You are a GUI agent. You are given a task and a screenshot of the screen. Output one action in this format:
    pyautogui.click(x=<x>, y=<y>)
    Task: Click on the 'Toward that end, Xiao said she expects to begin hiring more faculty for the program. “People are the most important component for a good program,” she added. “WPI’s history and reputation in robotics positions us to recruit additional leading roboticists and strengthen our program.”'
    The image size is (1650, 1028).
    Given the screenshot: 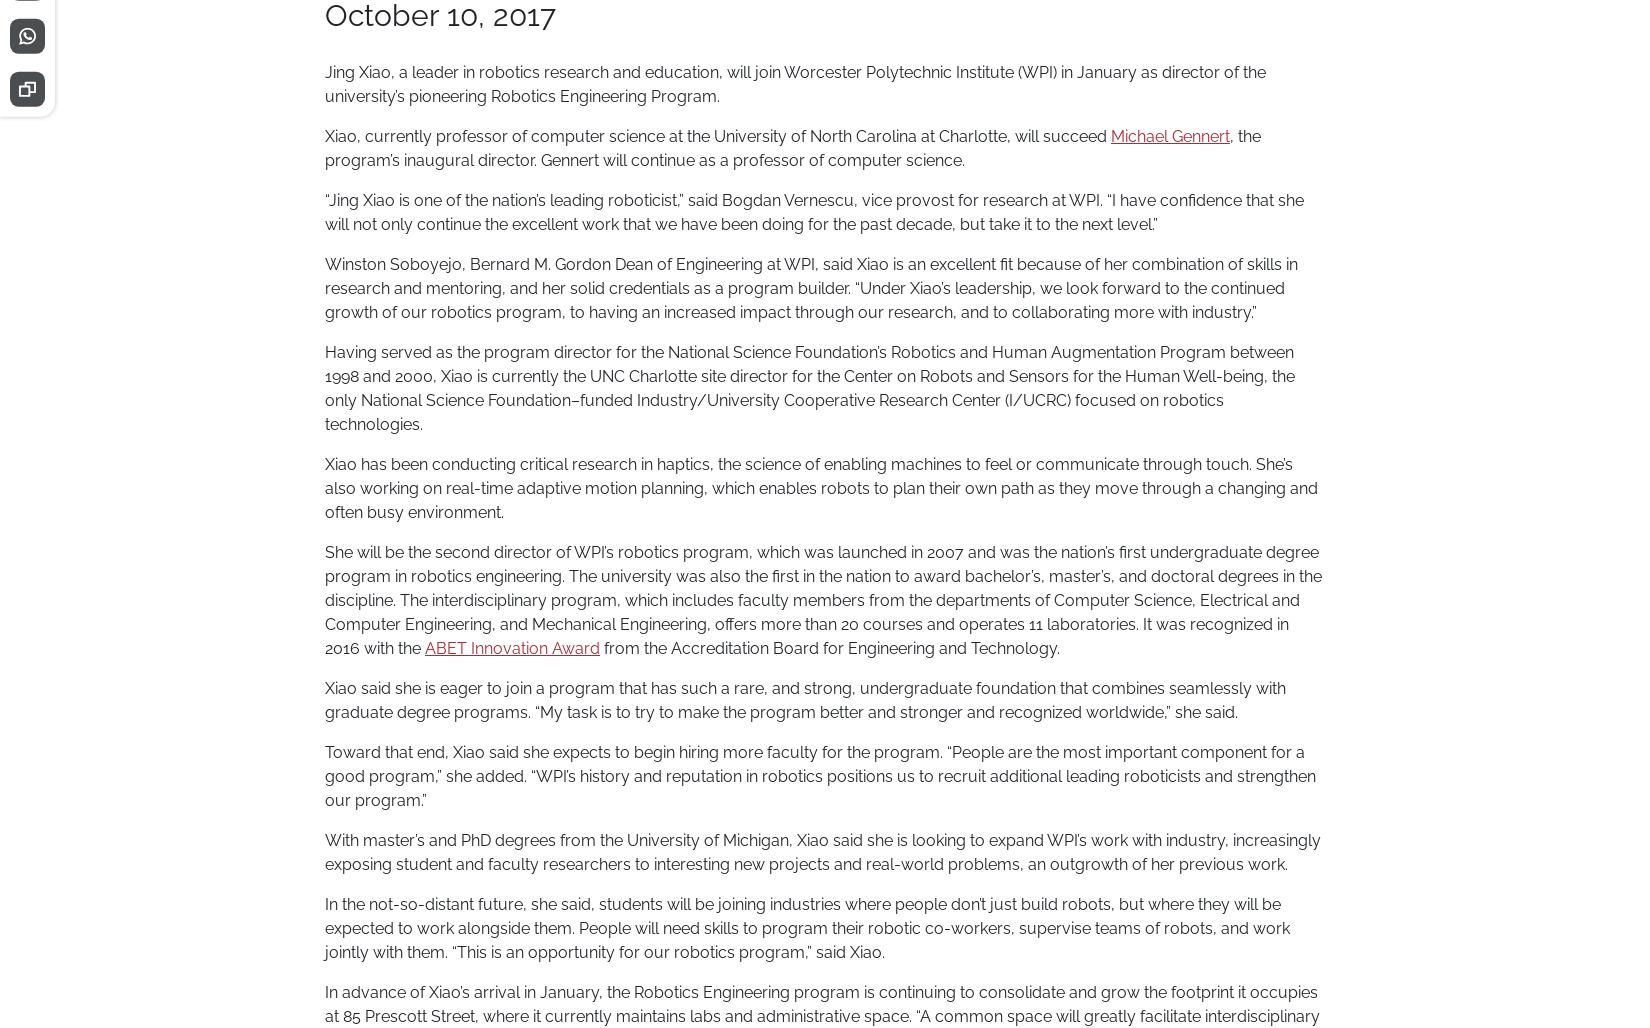 What is the action you would take?
    pyautogui.click(x=819, y=776)
    